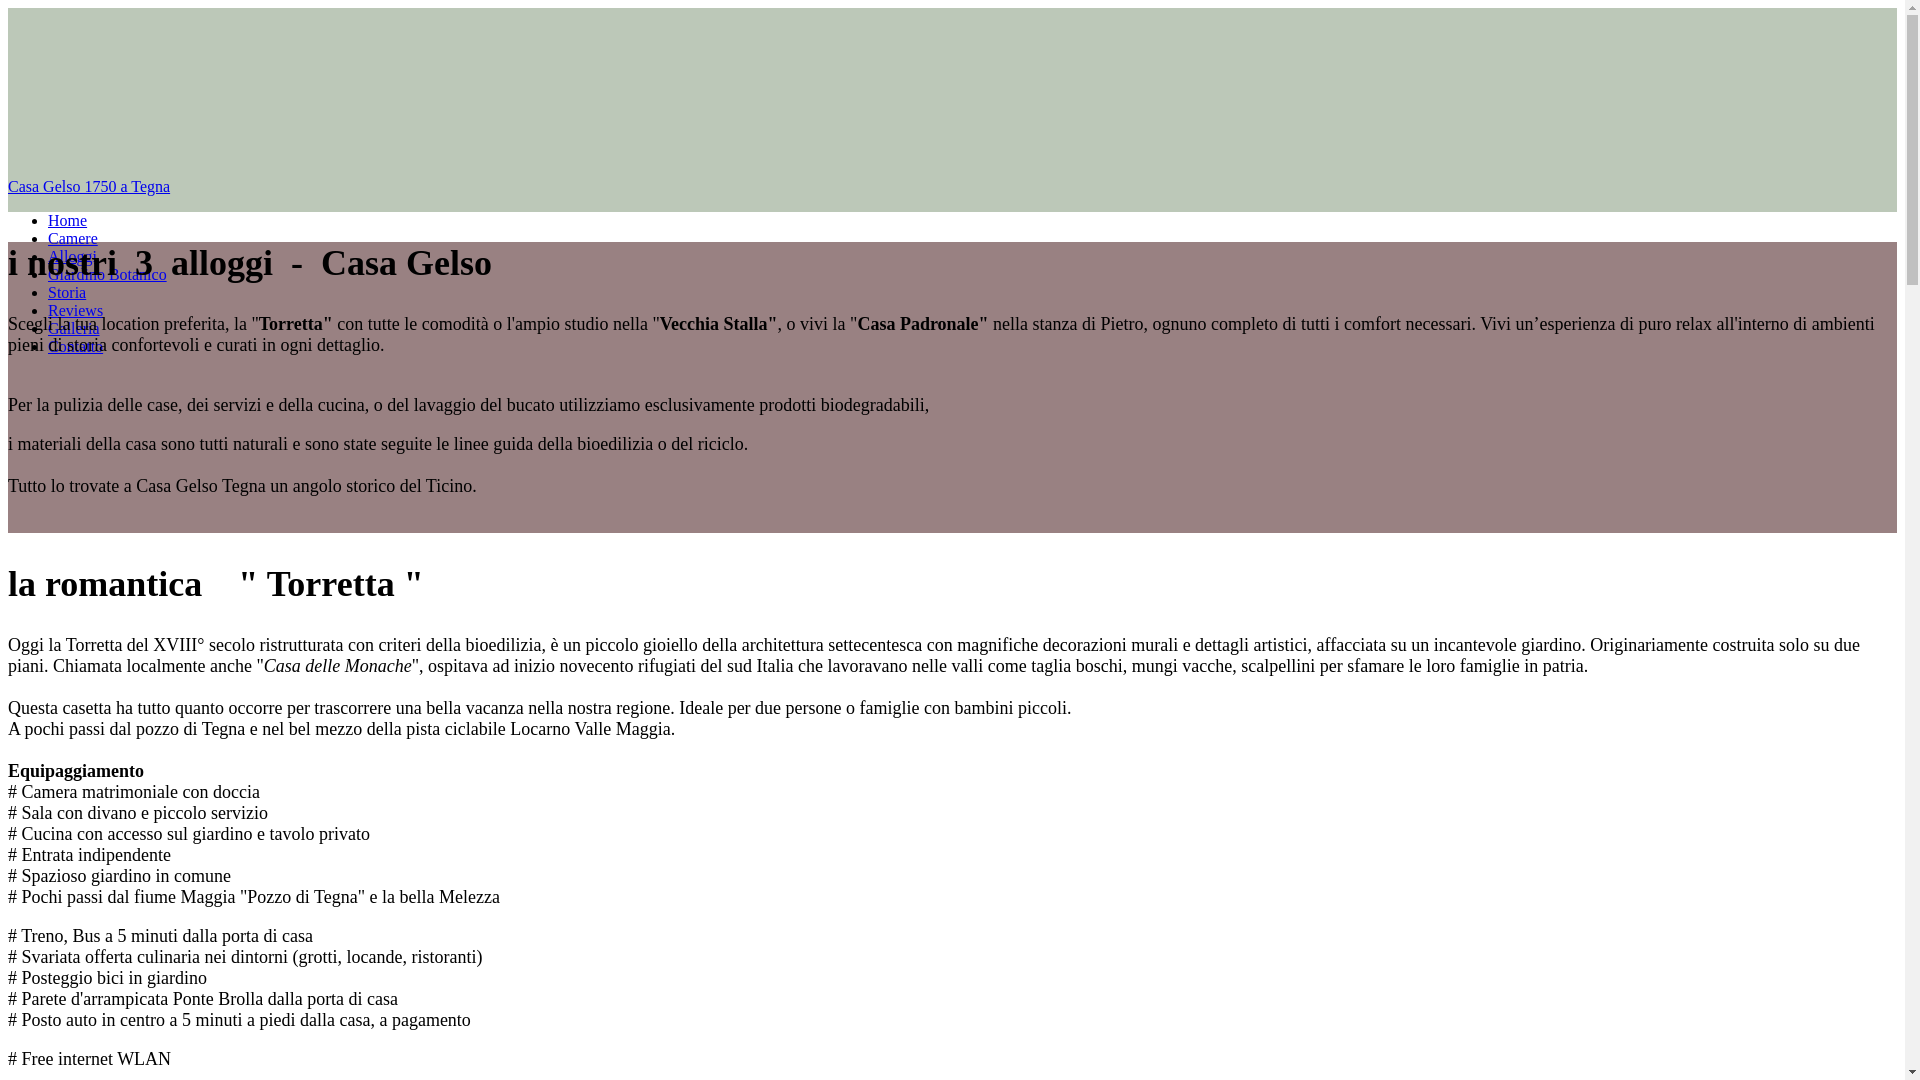 This screenshot has height=1080, width=1920. I want to click on 'Storia', so click(67, 292).